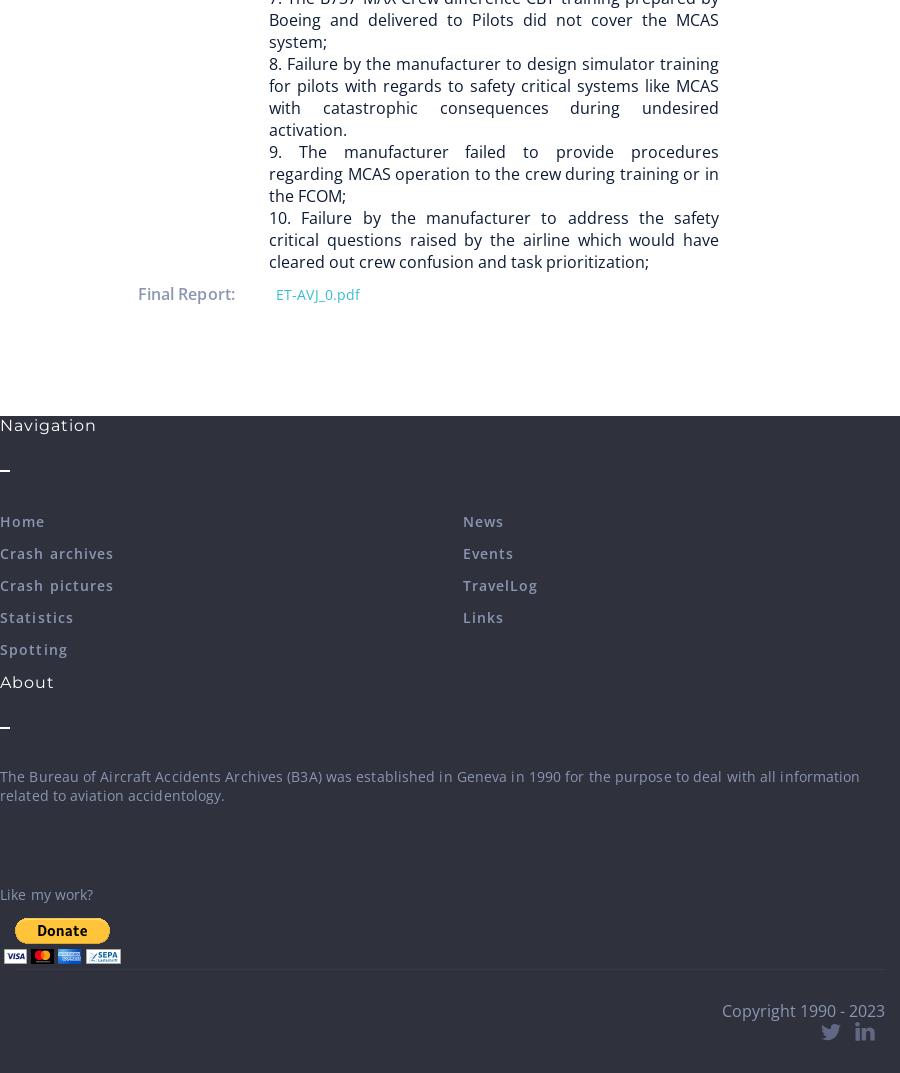 The width and height of the screenshot is (900, 1073). What do you see at coordinates (55, 553) in the screenshot?
I see `'Crash archives'` at bounding box center [55, 553].